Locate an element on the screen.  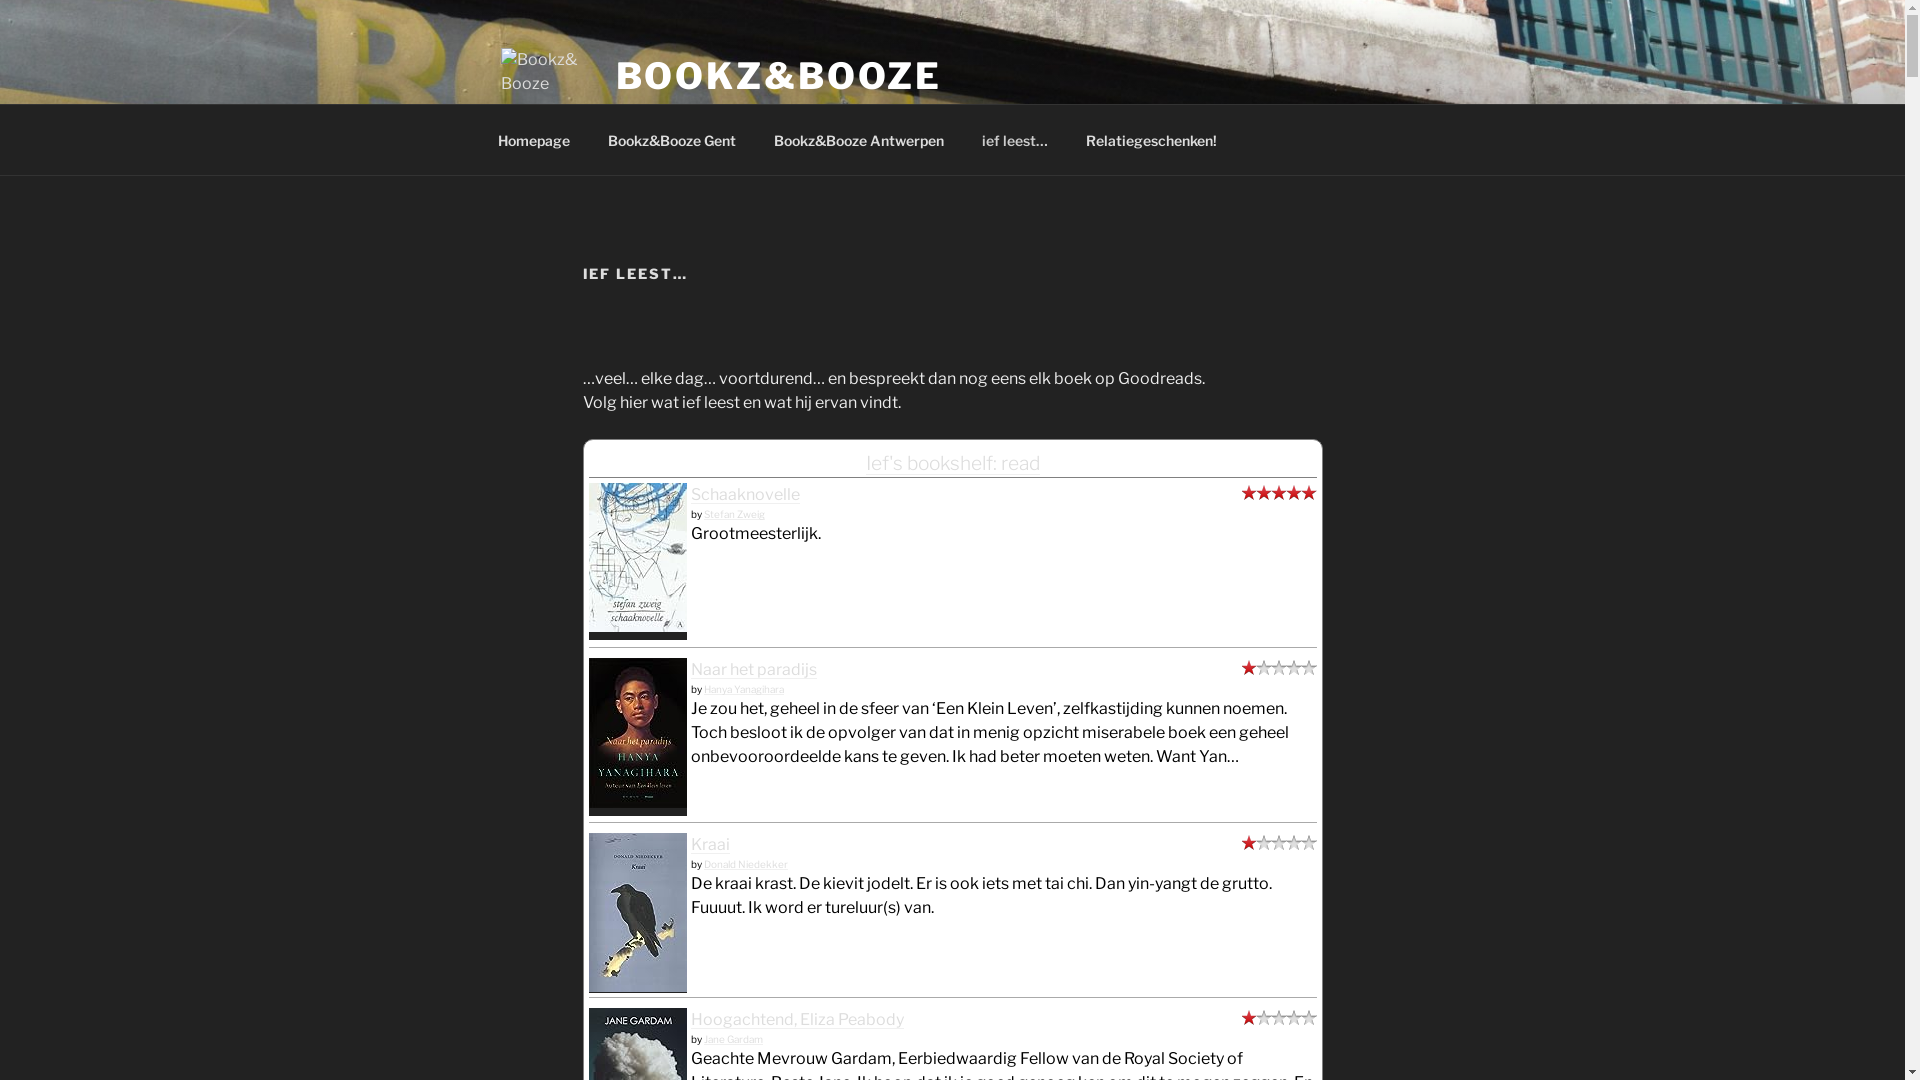
'BOOKZ&BOOZE' is located at coordinates (778, 75).